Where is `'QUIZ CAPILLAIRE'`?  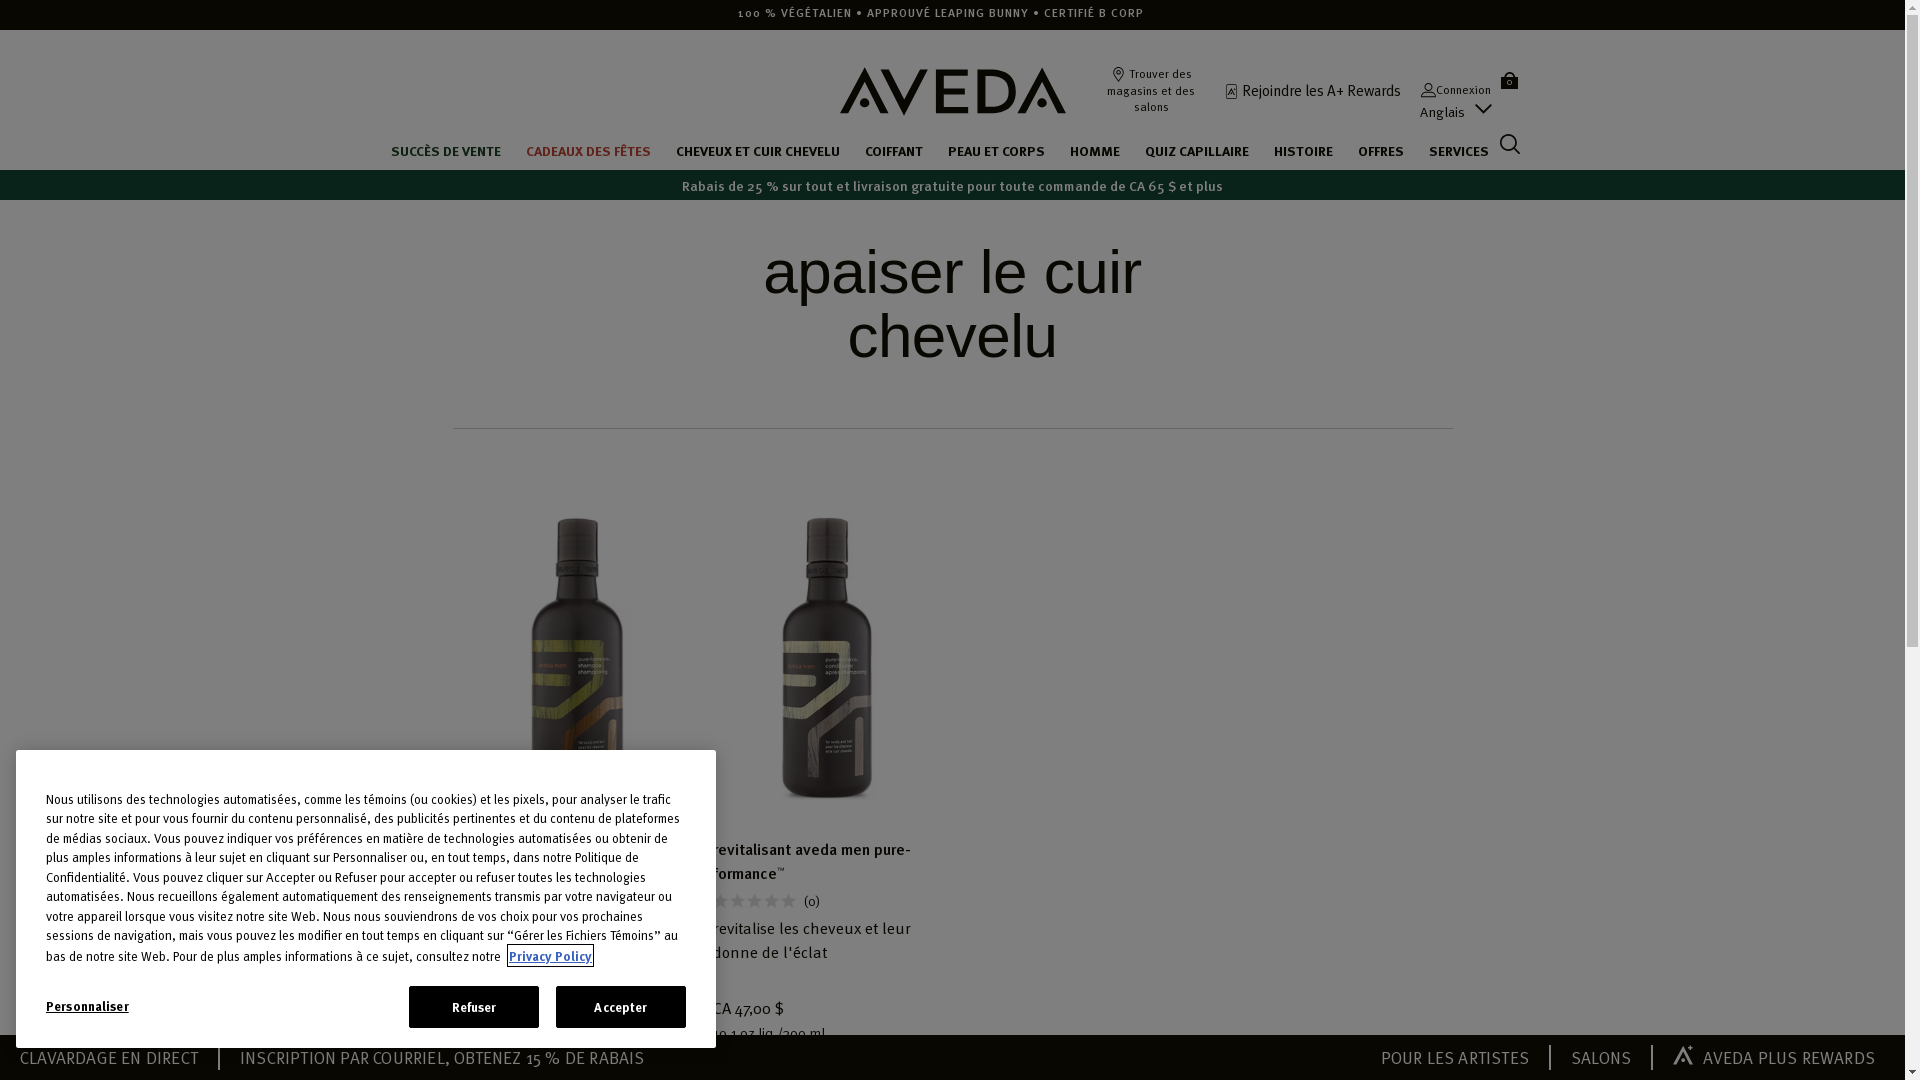 'QUIZ CAPILLAIRE' is located at coordinates (1145, 149).